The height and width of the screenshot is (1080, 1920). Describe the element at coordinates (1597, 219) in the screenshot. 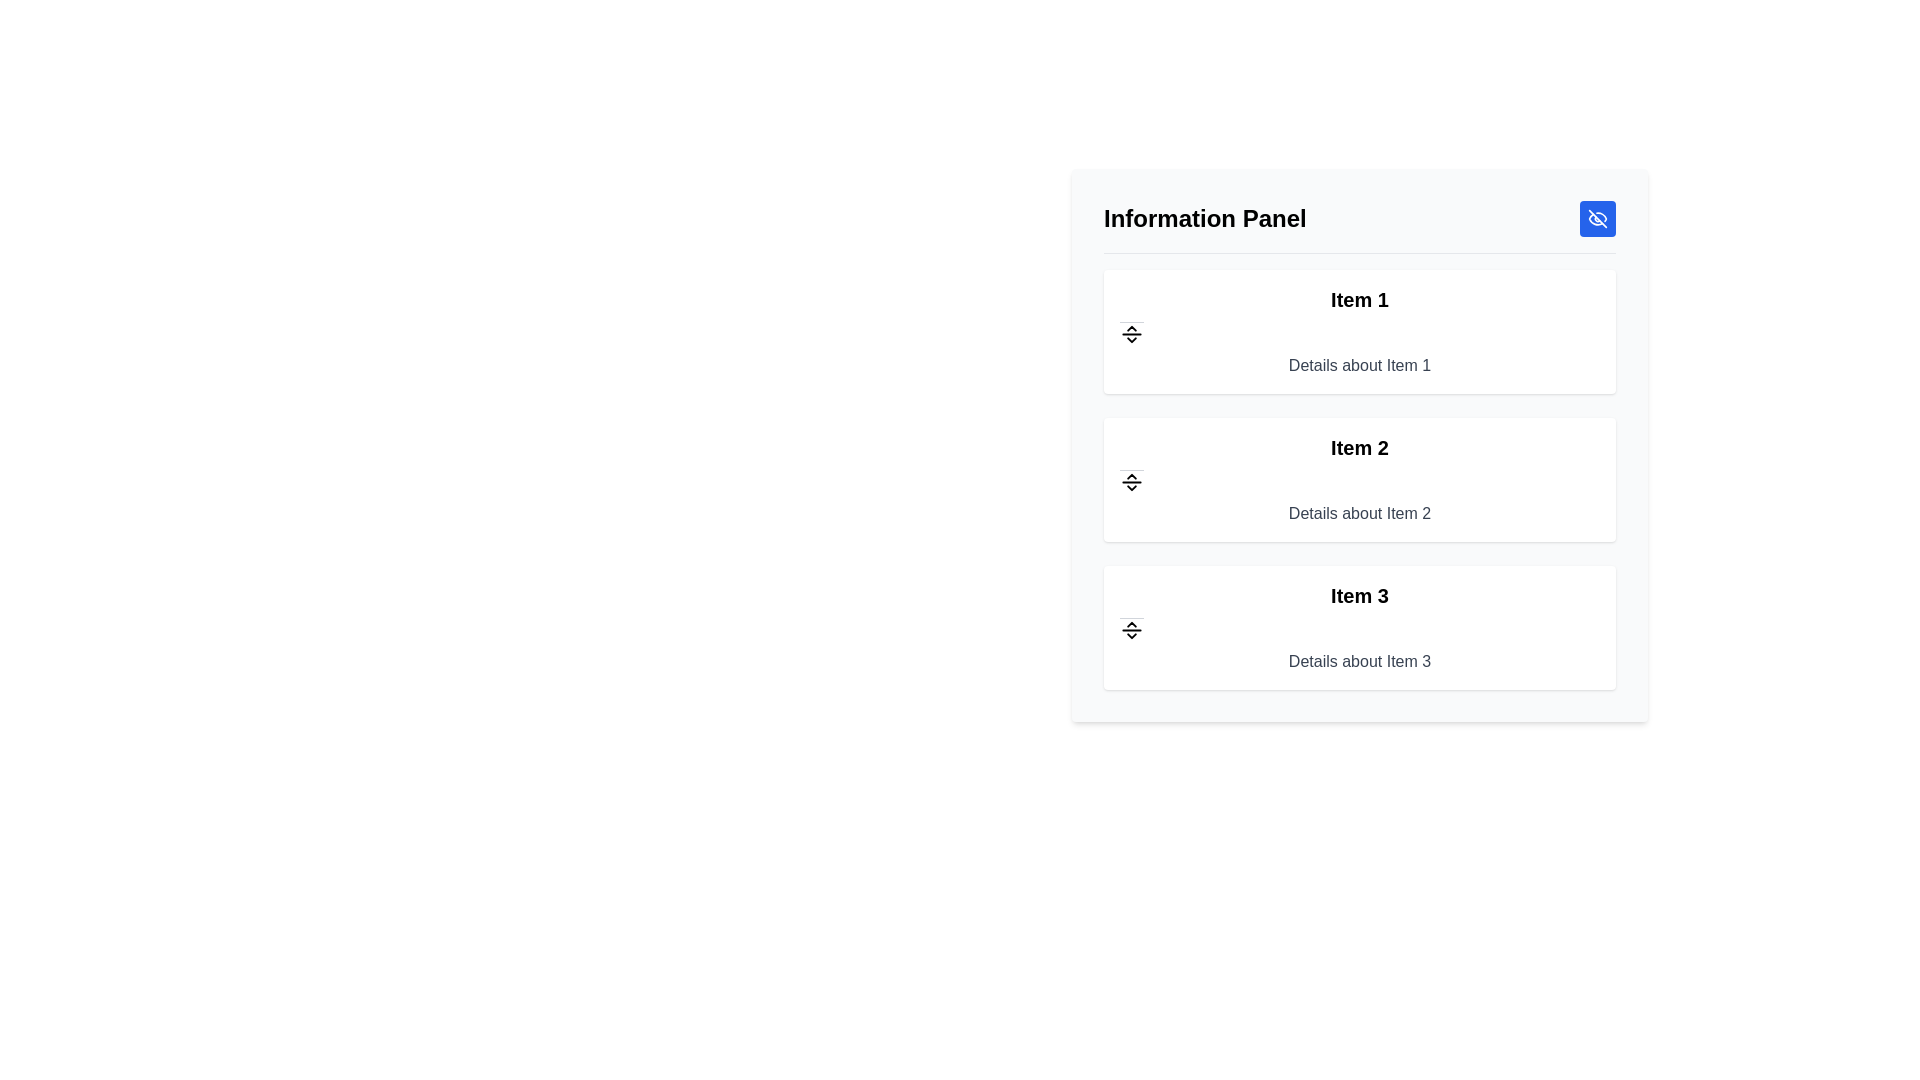

I see `the visibility toggle button with an eye icon and strikethrough located in the top-right corner of the 'Information Panel' section` at that location.